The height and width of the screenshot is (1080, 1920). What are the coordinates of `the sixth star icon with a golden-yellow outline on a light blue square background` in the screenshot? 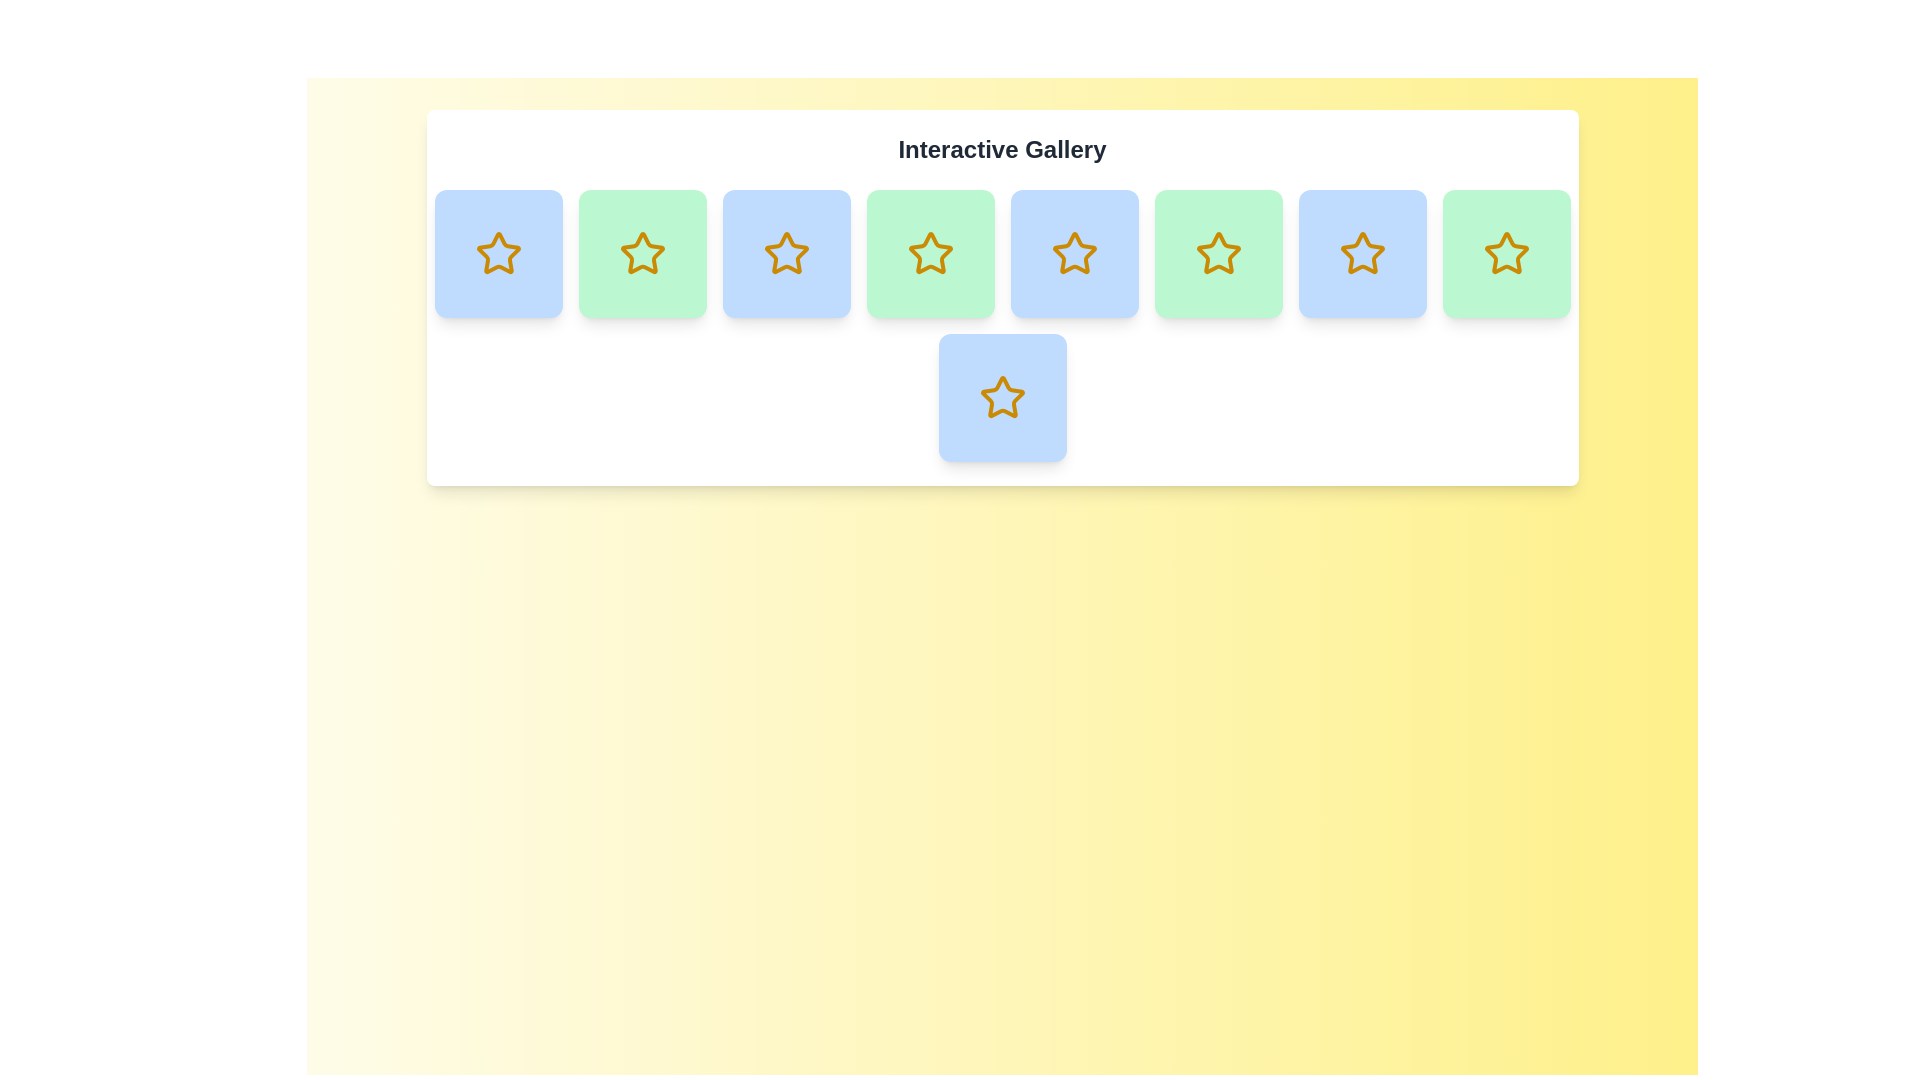 It's located at (1361, 252).